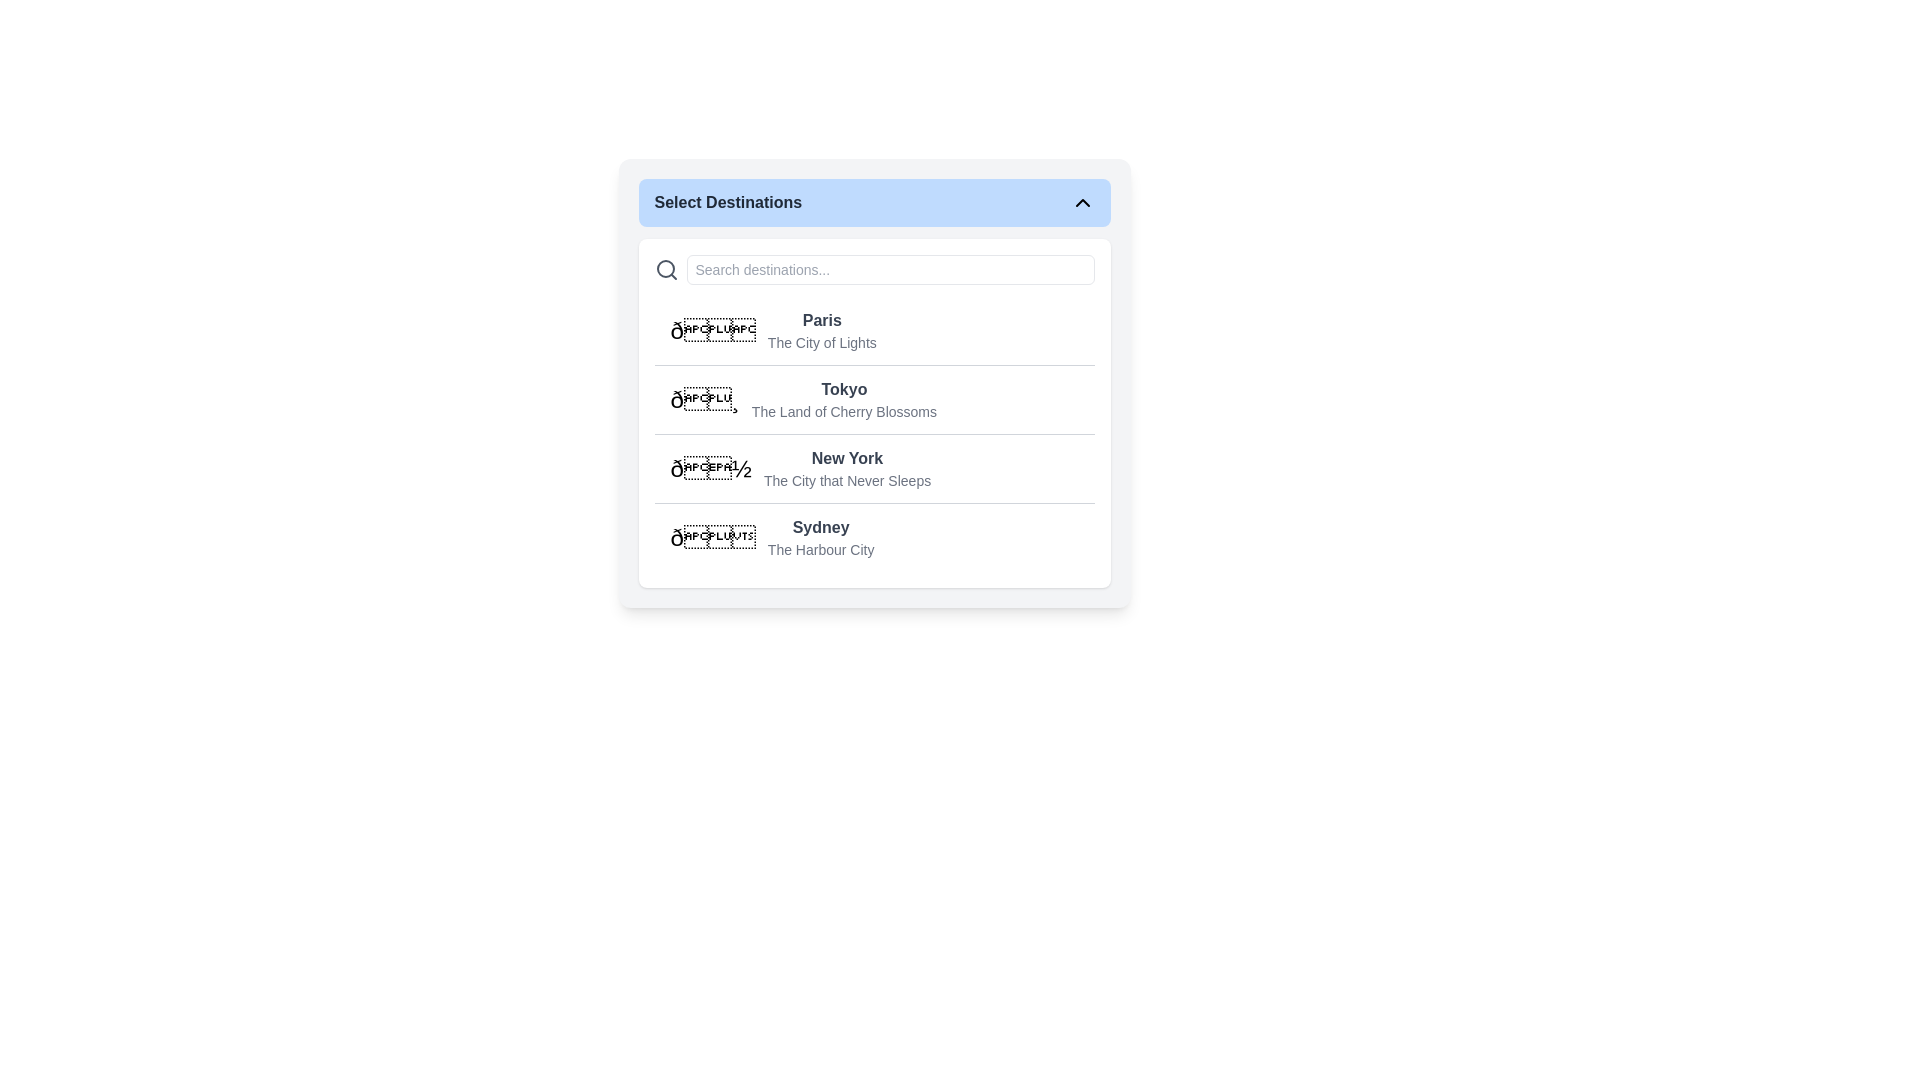 This screenshot has height=1080, width=1920. I want to click on the text block containing 'Tokyo' and its descriptive tagline 'The Land of Cherry Blossoms', so click(844, 400).